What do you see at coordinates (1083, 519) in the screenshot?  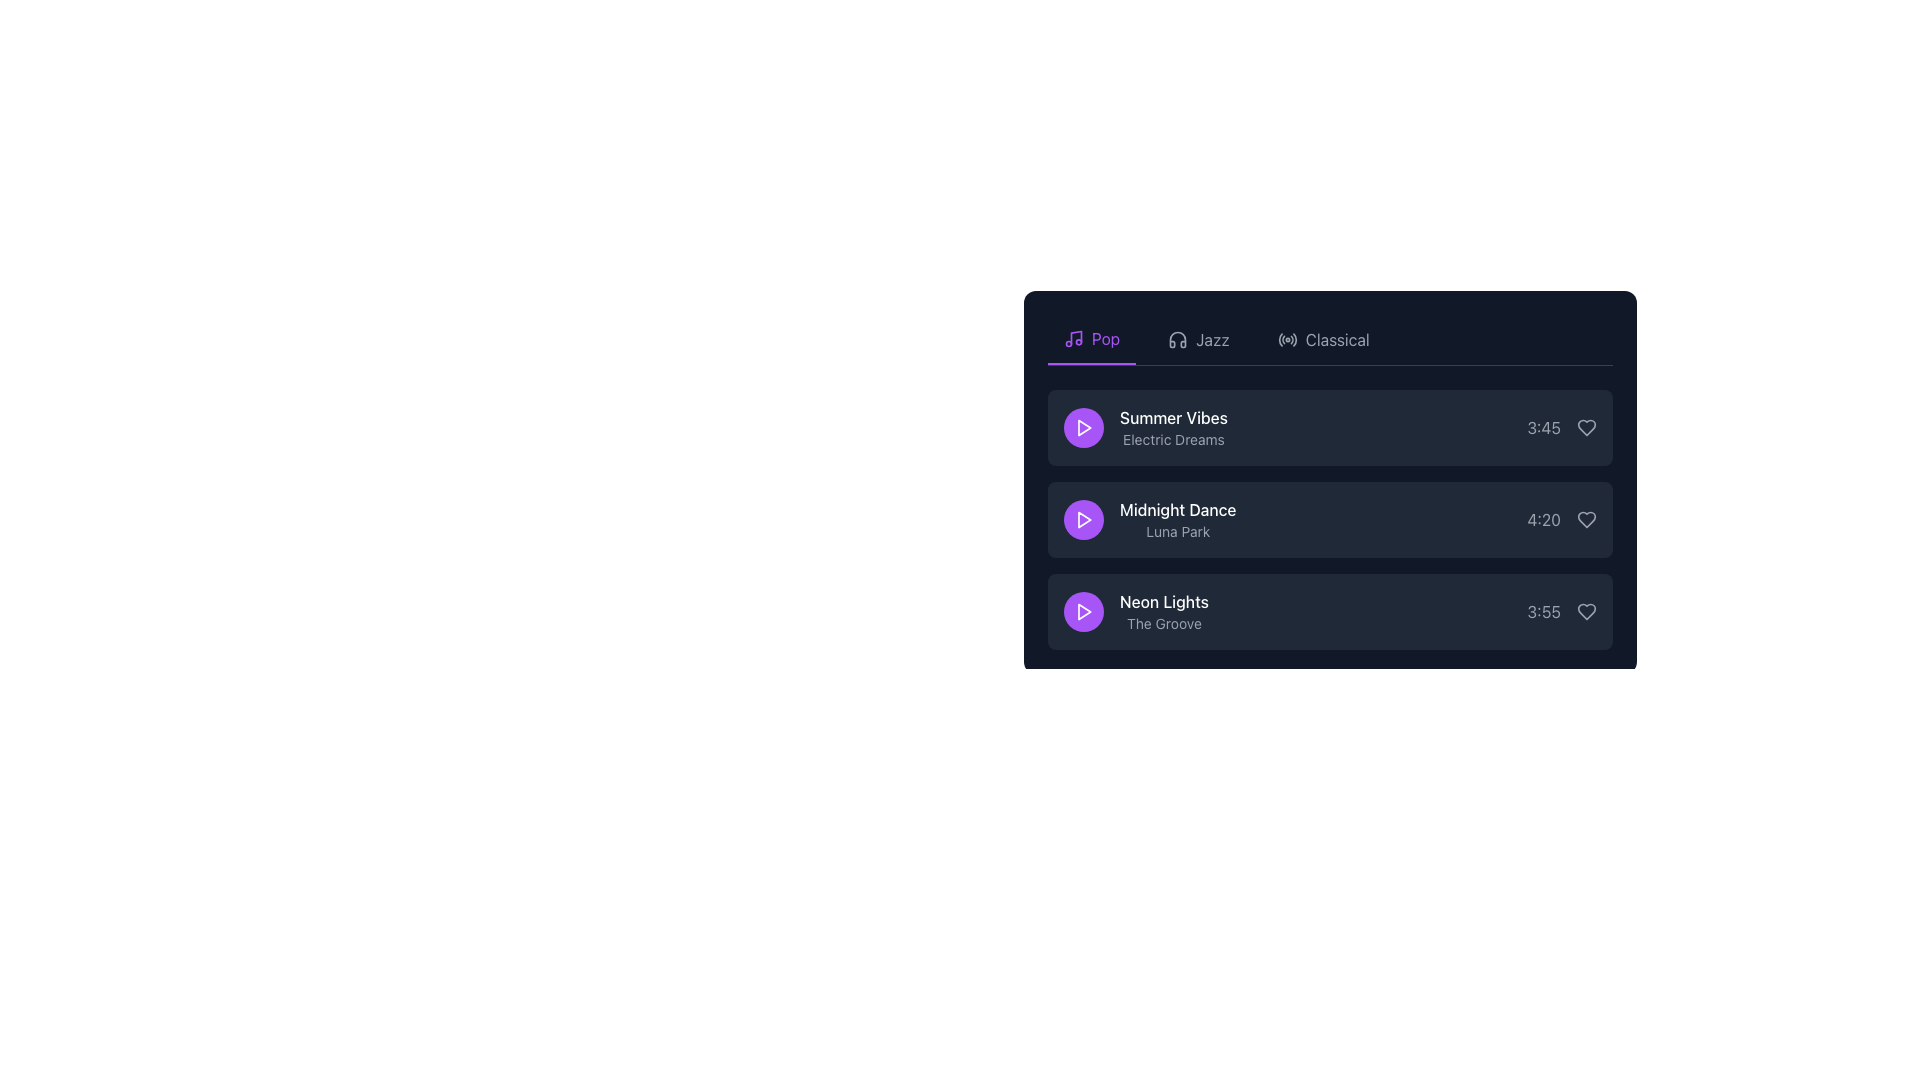 I see `the play button for 'Midnight Dance' by 'Luna Park' to trigger hover effects` at bounding box center [1083, 519].